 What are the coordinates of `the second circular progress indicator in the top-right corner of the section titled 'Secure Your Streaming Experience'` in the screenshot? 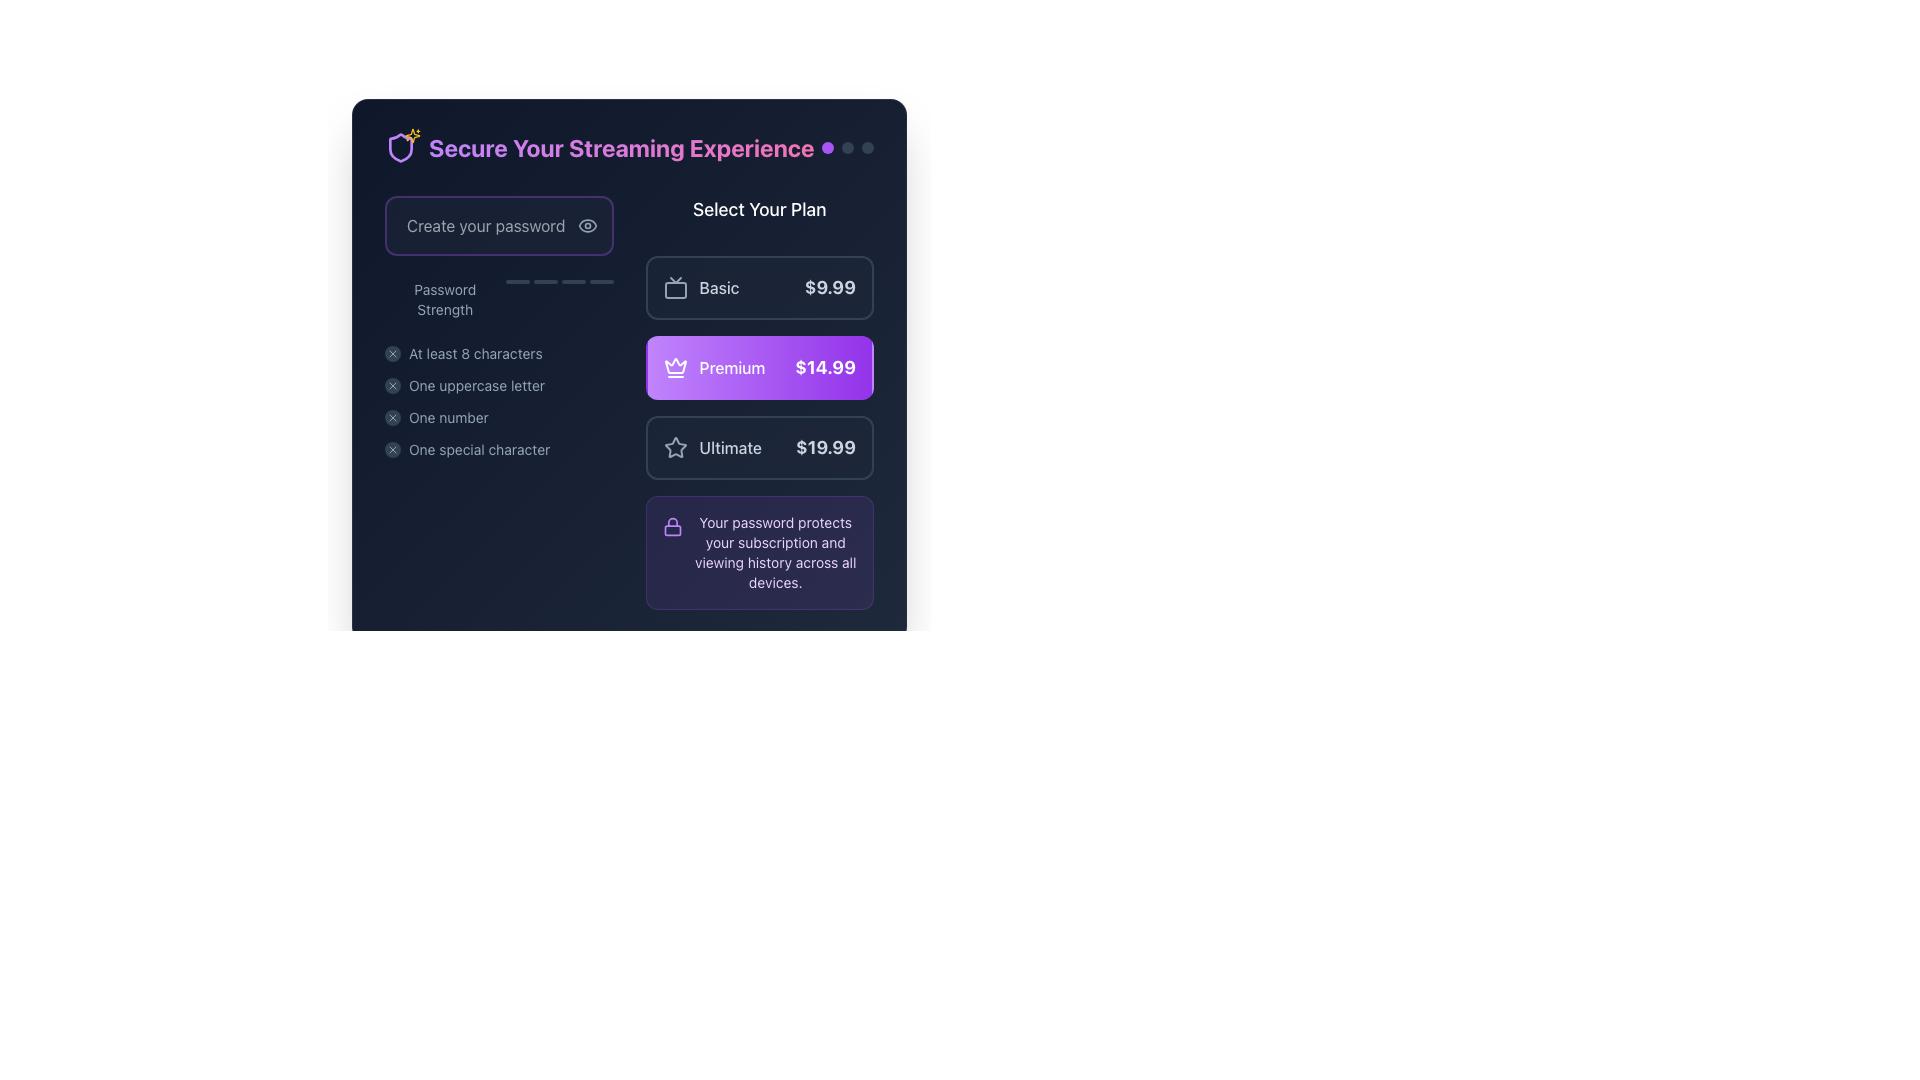 It's located at (848, 146).